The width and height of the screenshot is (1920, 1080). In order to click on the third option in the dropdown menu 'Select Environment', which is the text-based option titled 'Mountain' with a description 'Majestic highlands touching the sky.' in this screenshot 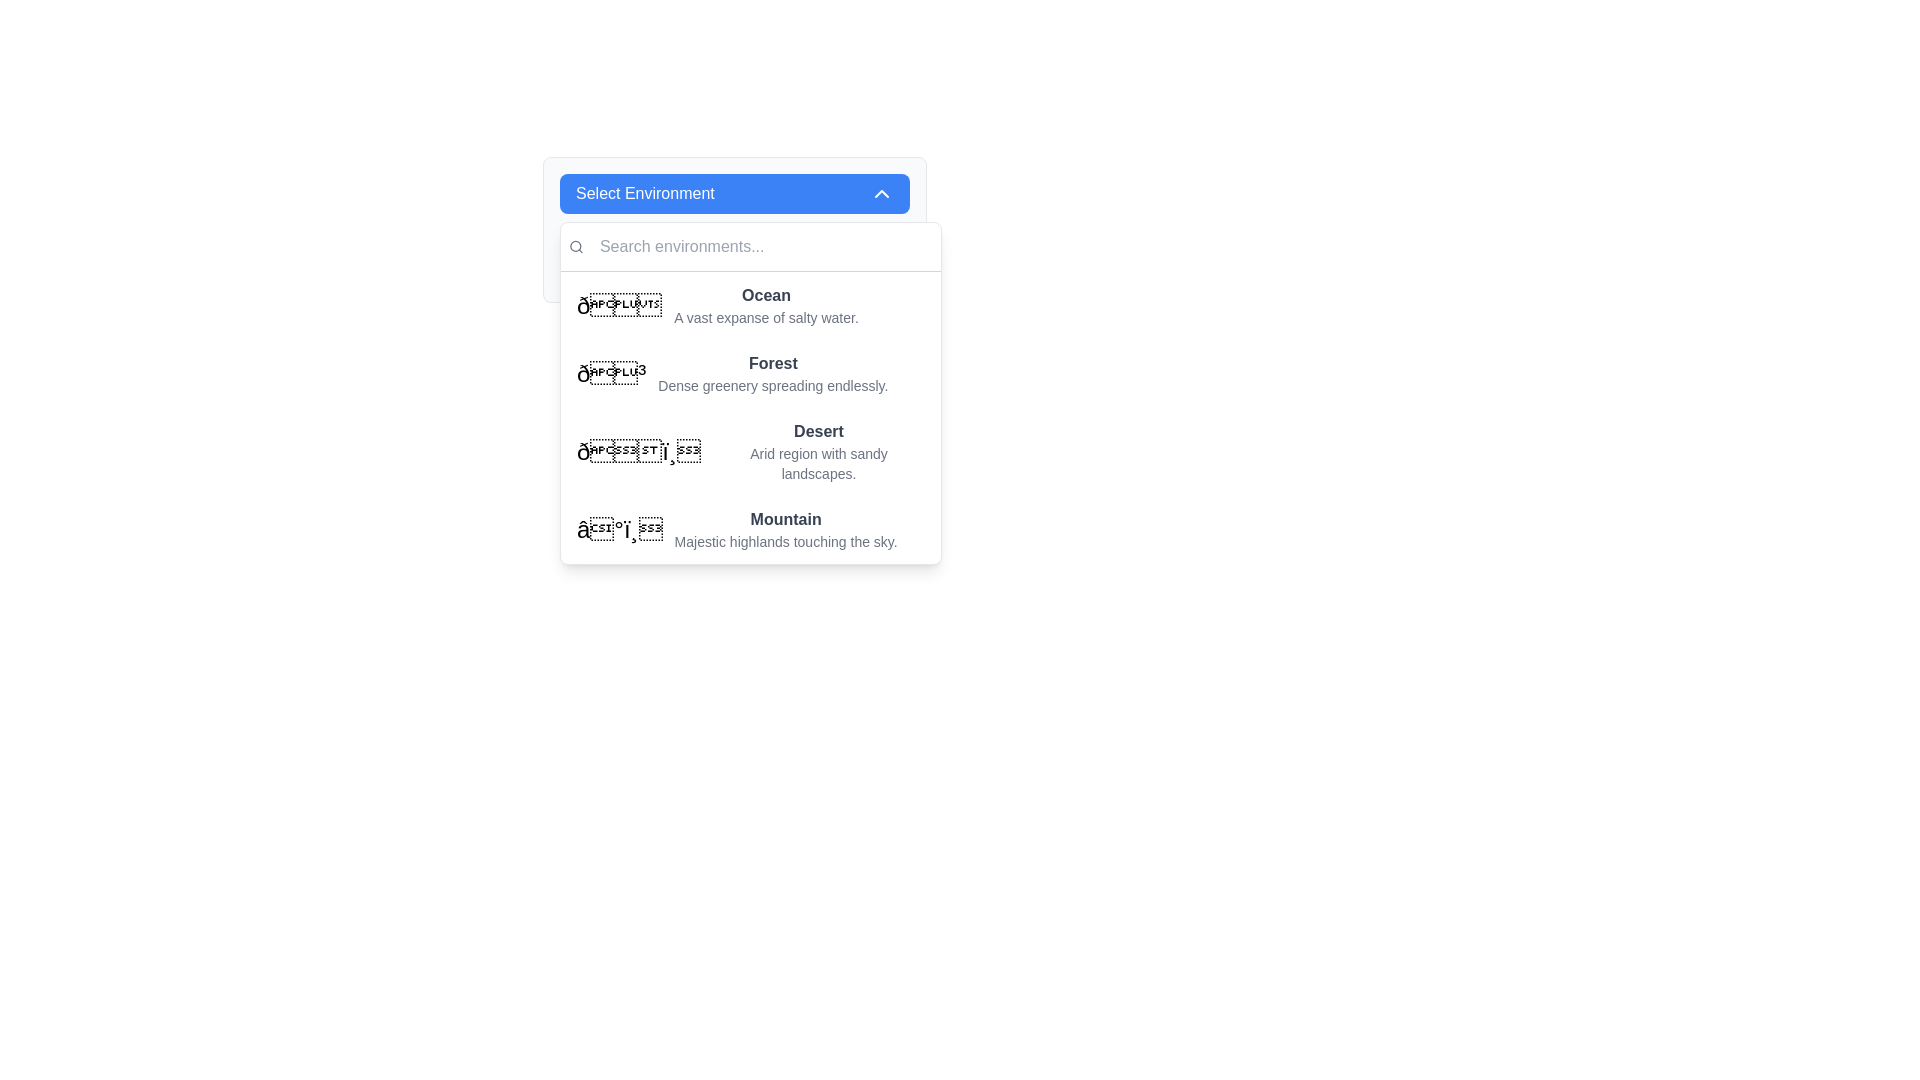, I will do `click(785, 528)`.